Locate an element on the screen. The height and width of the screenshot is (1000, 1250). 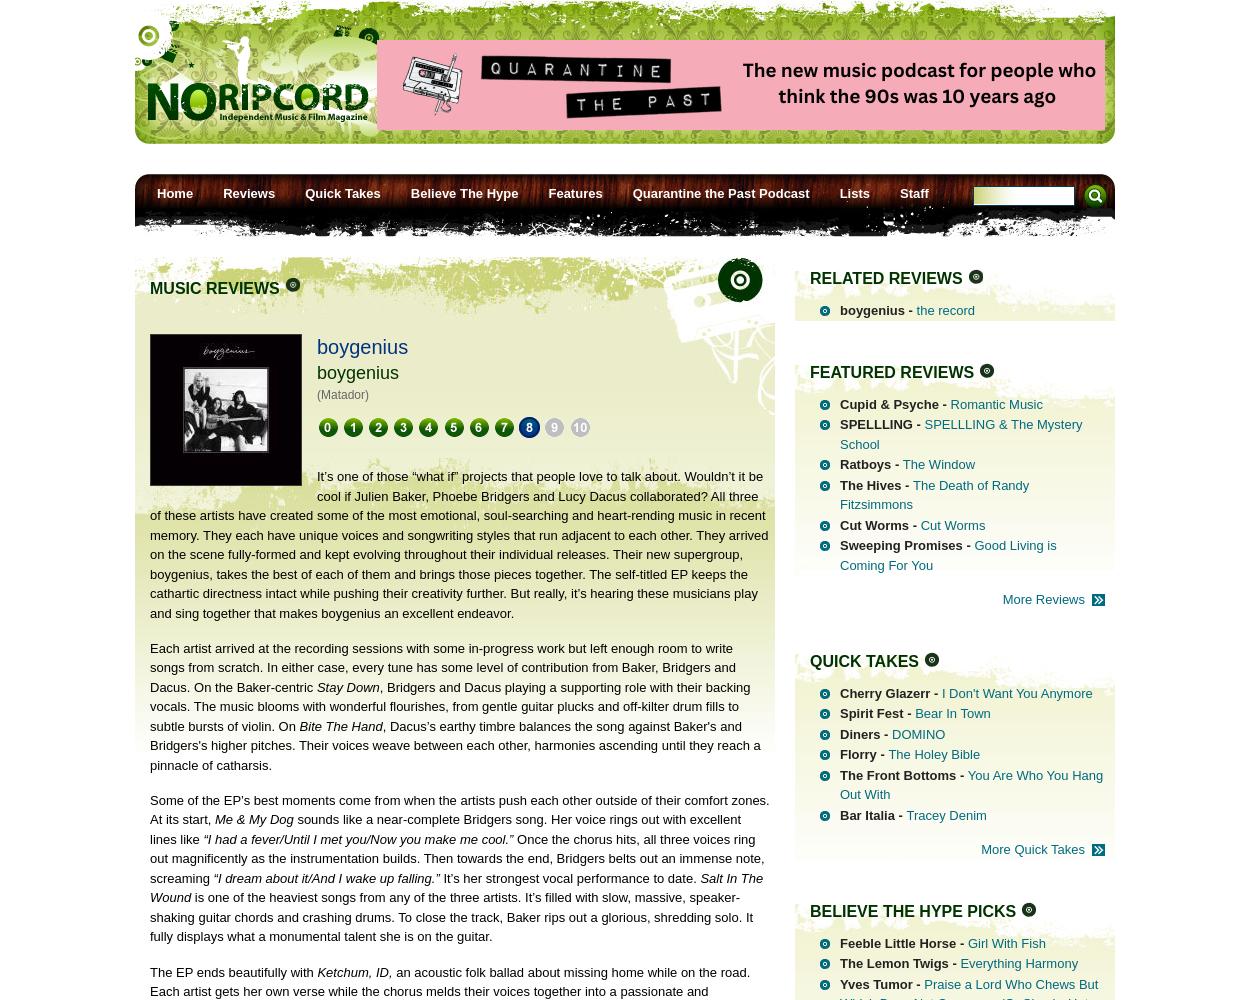
'Each artist arrived at the recording sessions with some in-progress work but left enough room to write songs from scratch. In either case, every tune has some level of contribution from Baker, Bridgers and Dacus. On the Baker-centric' is located at coordinates (150, 667).